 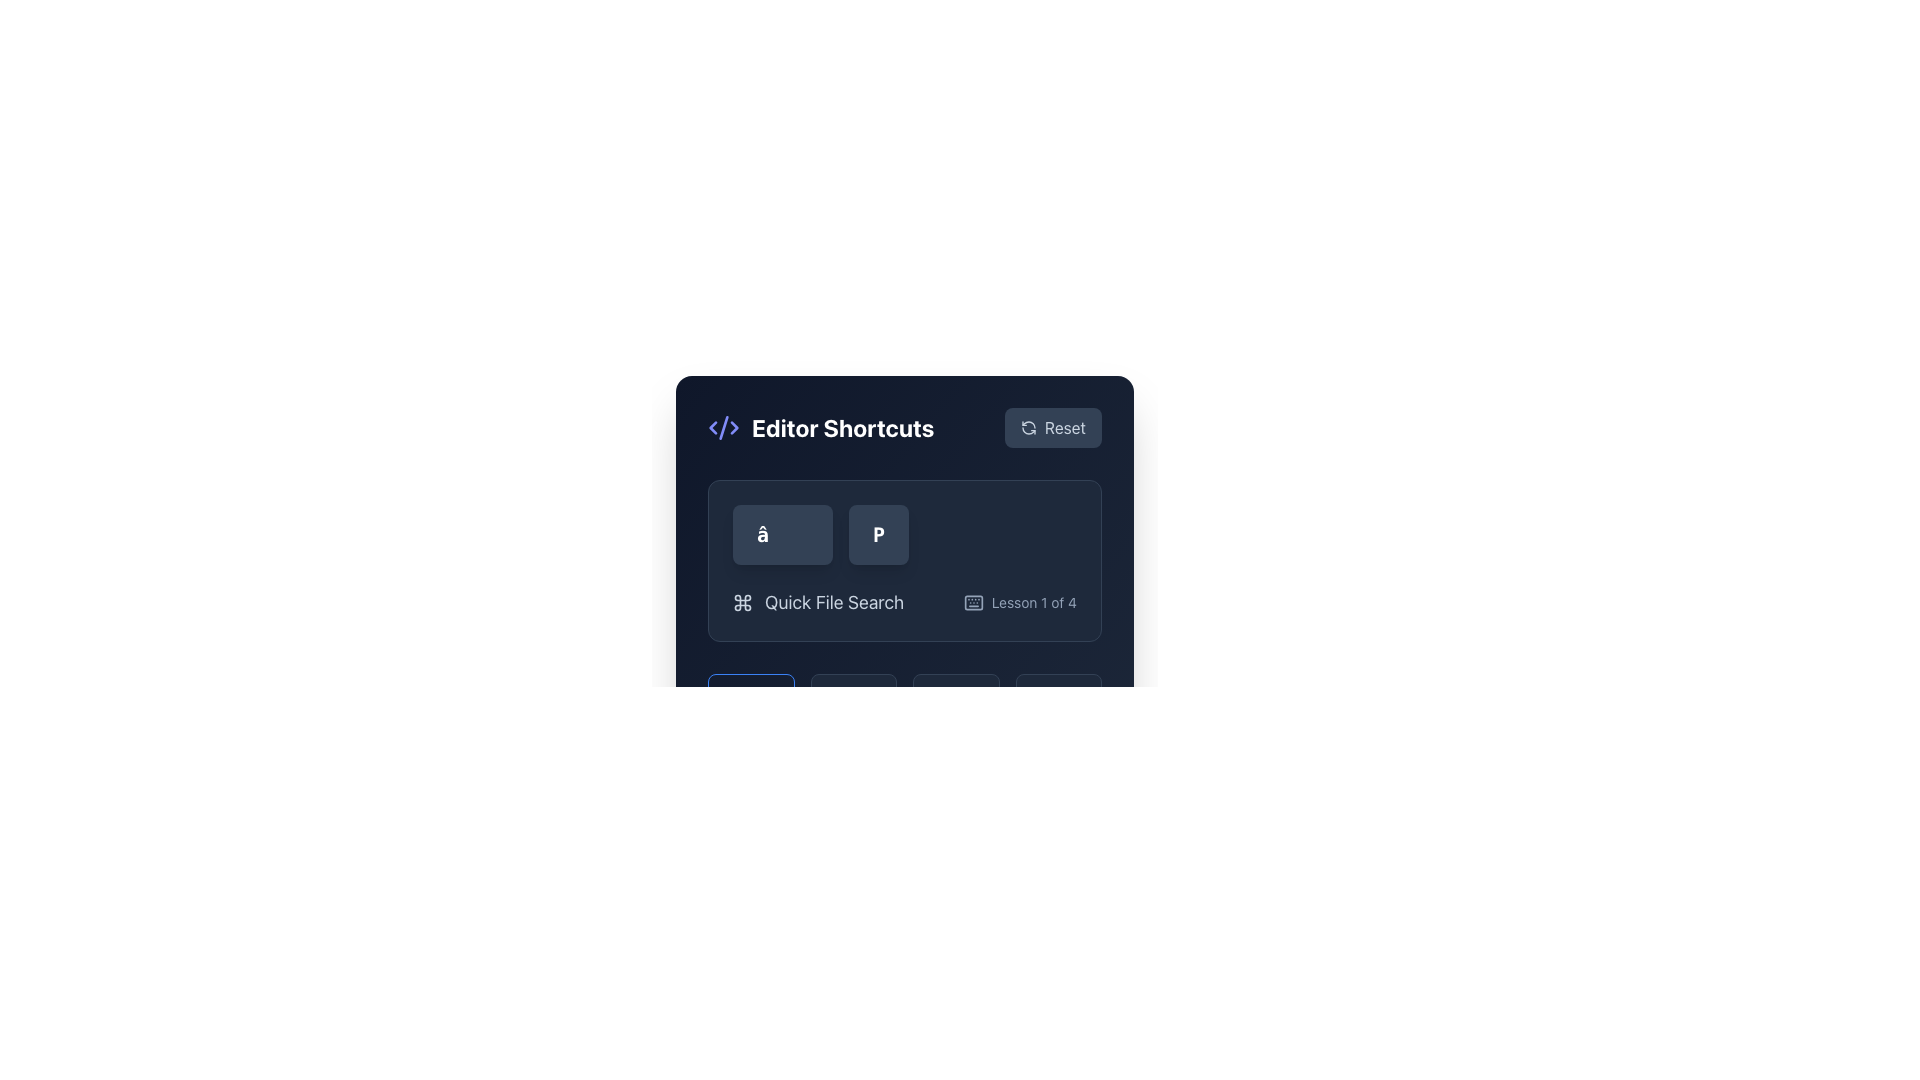 What do you see at coordinates (781, 534) in the screenshot?
I see `the first button representing the '⌘' symbol located in the 'Editor Shortcuts' box near the top-left corner of the interface` at bounding box center [781, 534].